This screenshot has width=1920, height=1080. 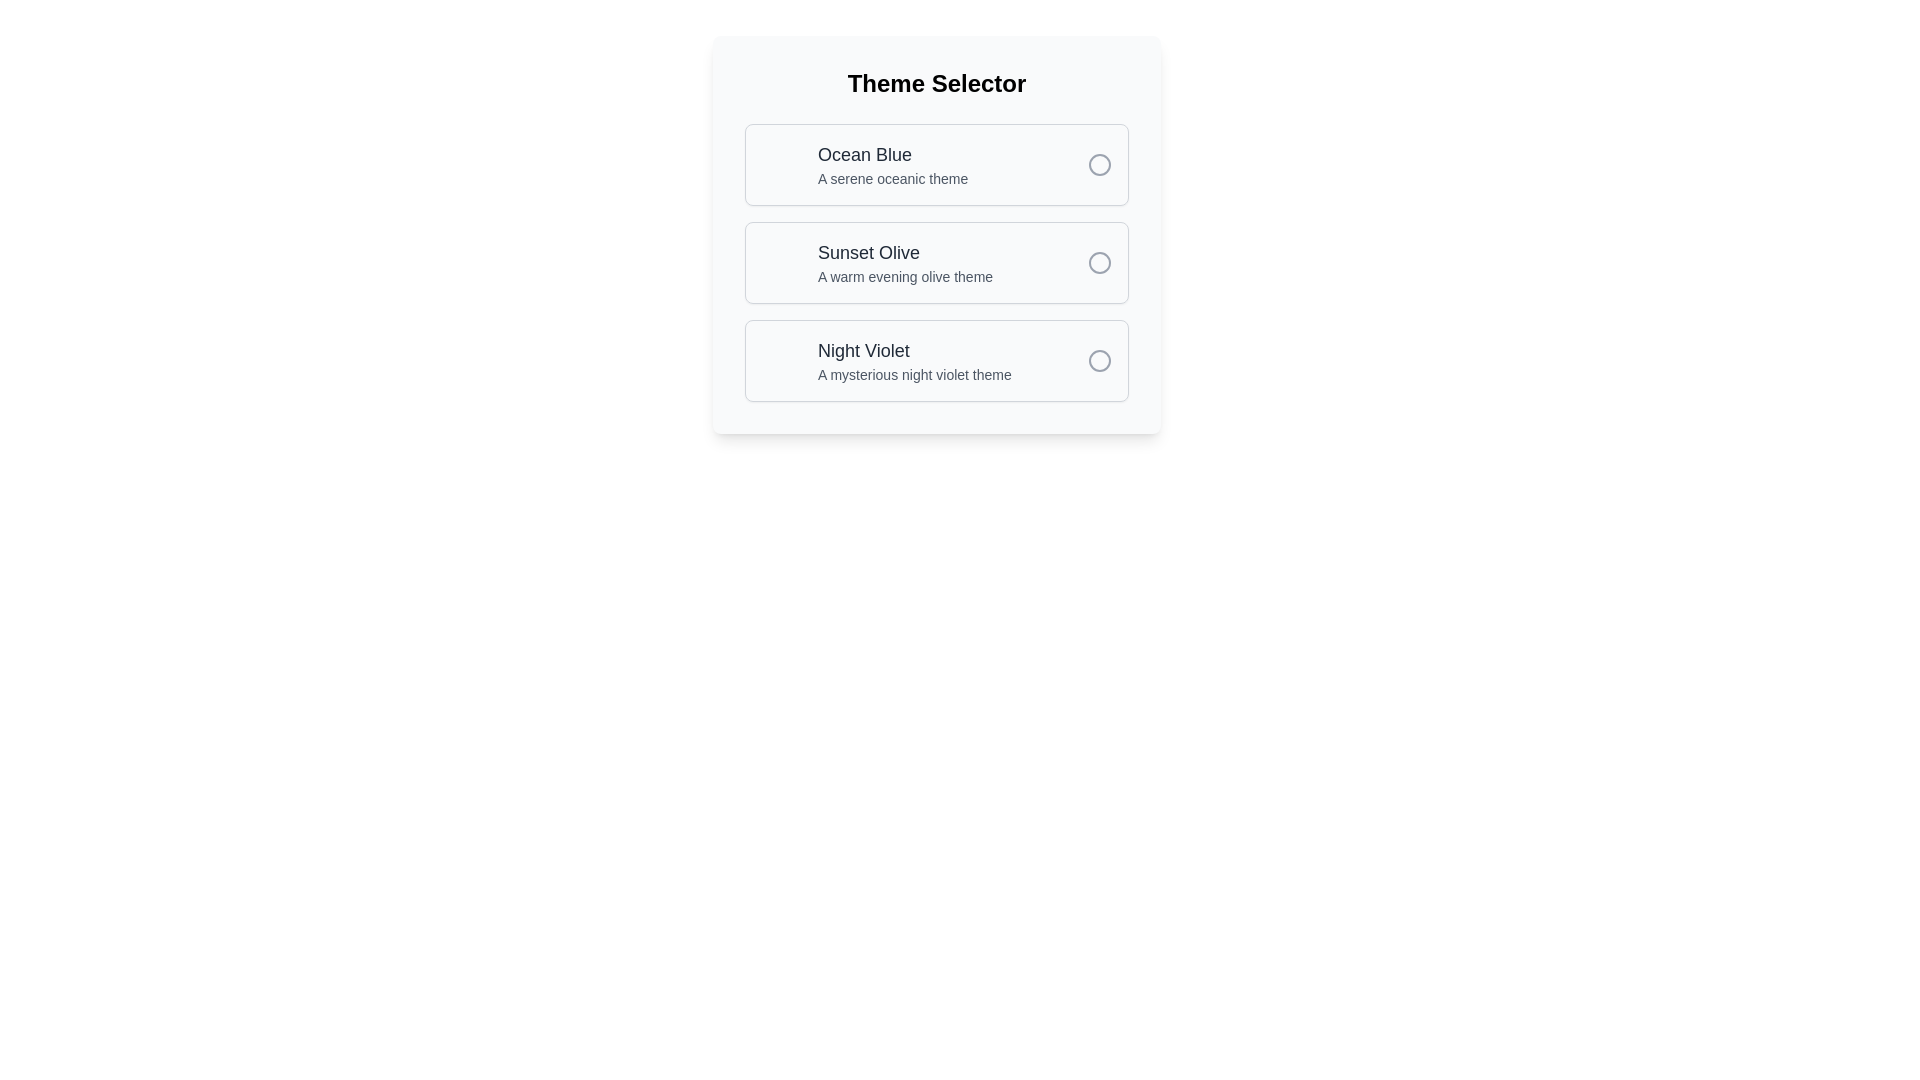 What do you see at coordinates (935, 234) in the screenshot?
I see `the second option in the 'Theme Selector' dialog box labeled 'Sunset Olive'` at bounding box center [935, 234].